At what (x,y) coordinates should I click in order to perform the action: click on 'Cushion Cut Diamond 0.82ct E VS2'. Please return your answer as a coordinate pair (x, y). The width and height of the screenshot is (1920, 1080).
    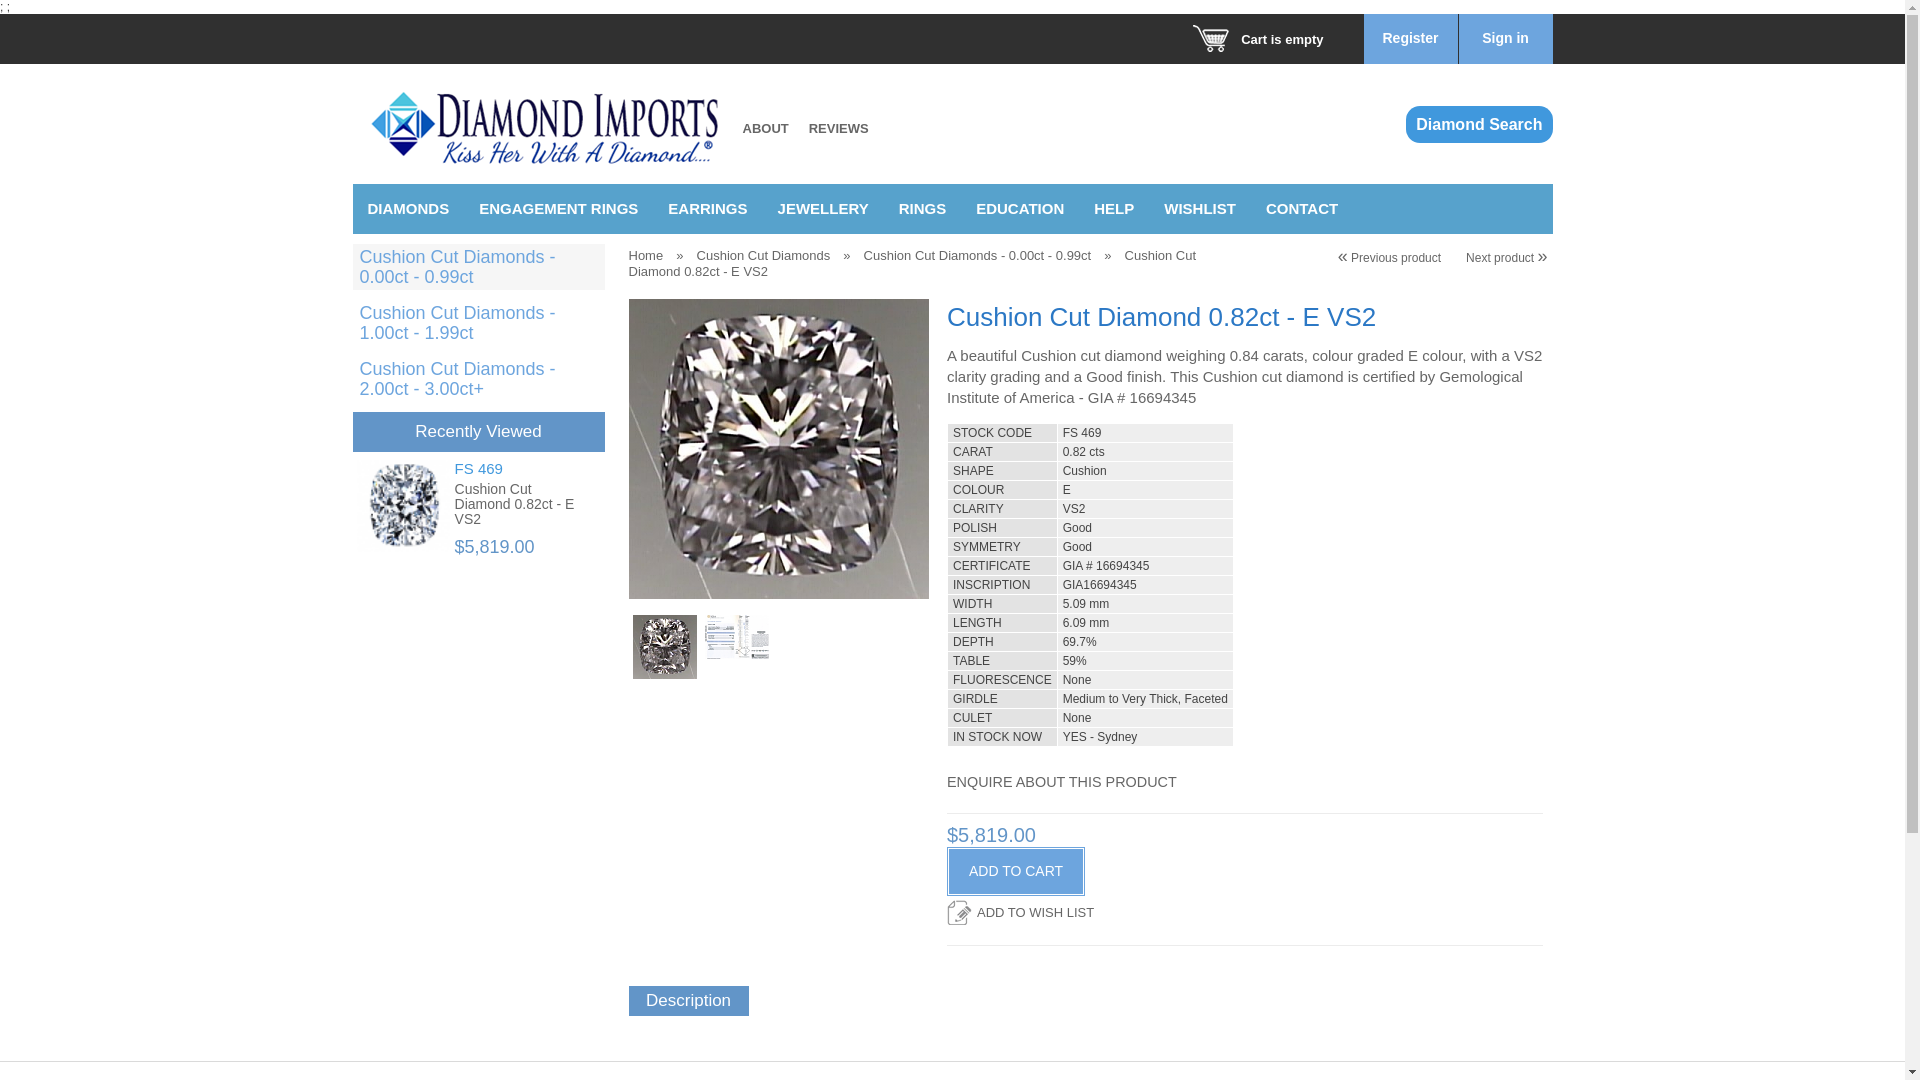
    Looking at the image, I should click on (734, 650).